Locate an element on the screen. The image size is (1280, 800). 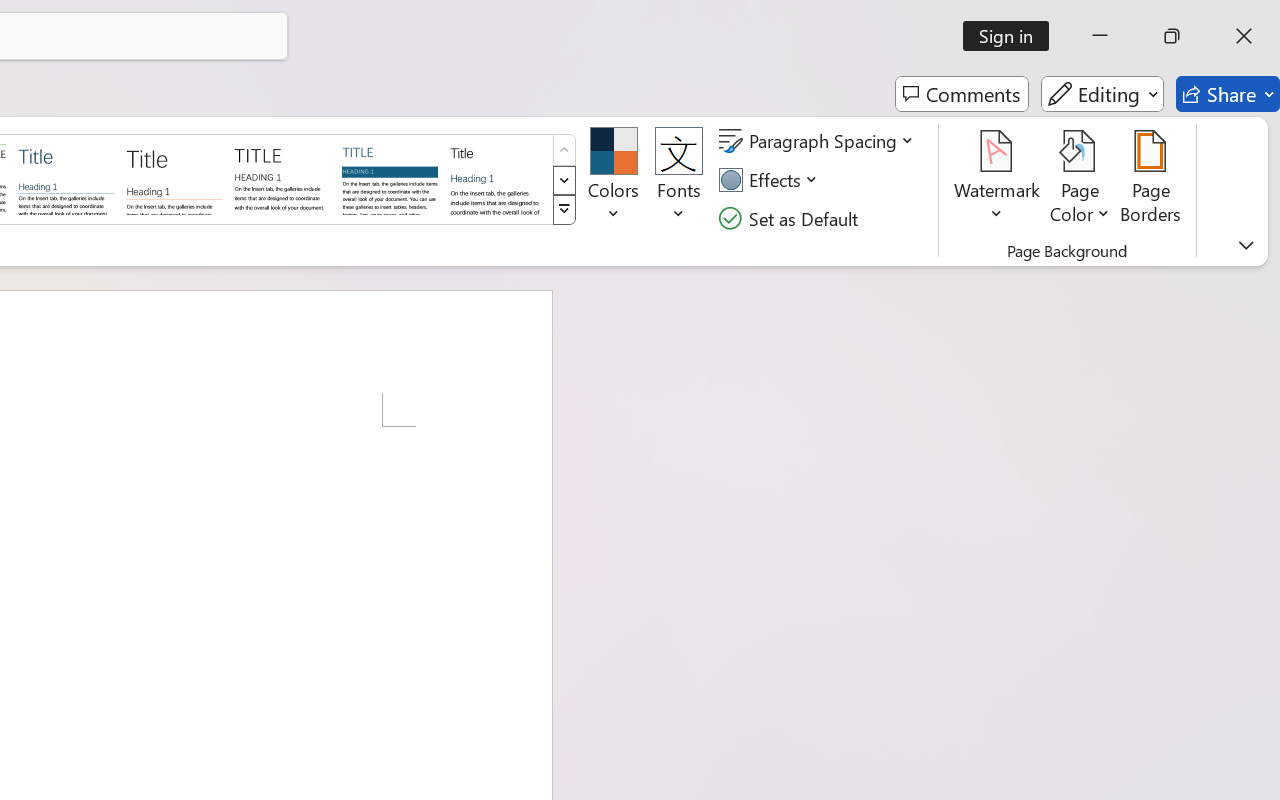
'Page Color' is located at coordinates (1079, 179).